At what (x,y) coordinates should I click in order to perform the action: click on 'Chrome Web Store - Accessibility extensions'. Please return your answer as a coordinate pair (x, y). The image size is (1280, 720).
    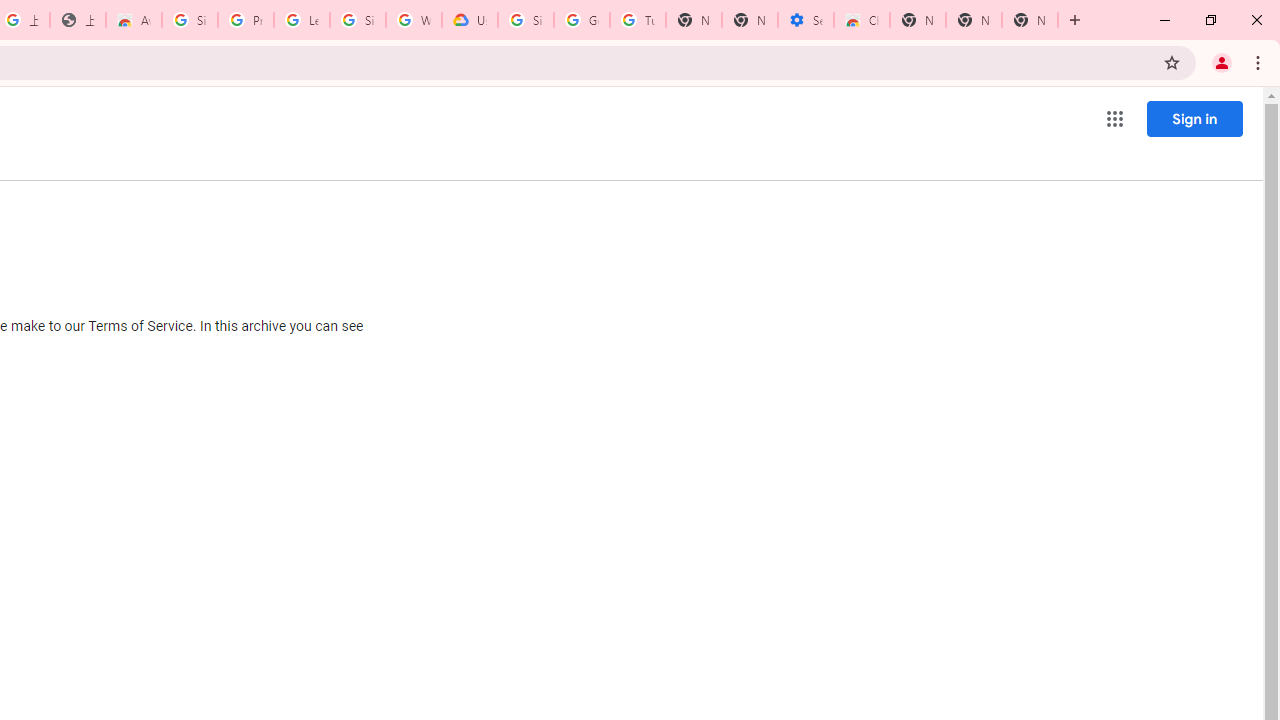
    Looking at the image, I should click on (862, 20).